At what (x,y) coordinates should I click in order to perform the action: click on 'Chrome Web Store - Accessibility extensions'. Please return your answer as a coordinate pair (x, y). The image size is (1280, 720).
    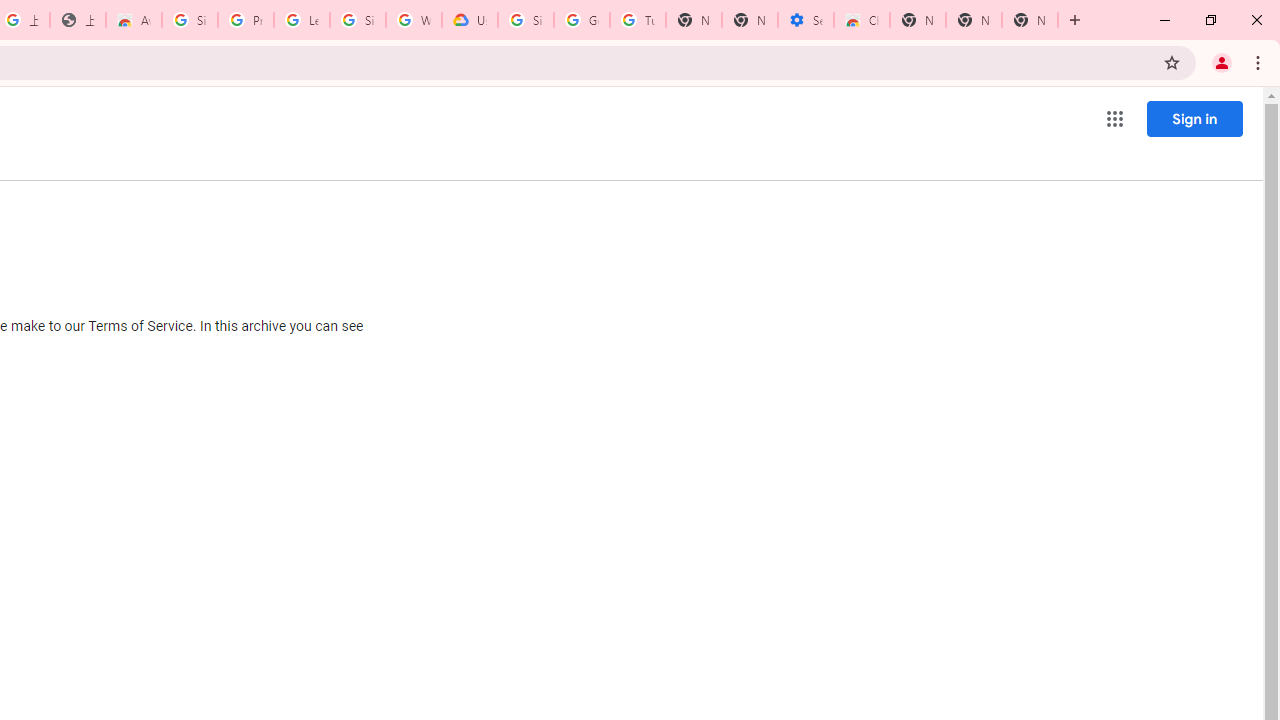
    Looking at the image, I should click on (862, 20).